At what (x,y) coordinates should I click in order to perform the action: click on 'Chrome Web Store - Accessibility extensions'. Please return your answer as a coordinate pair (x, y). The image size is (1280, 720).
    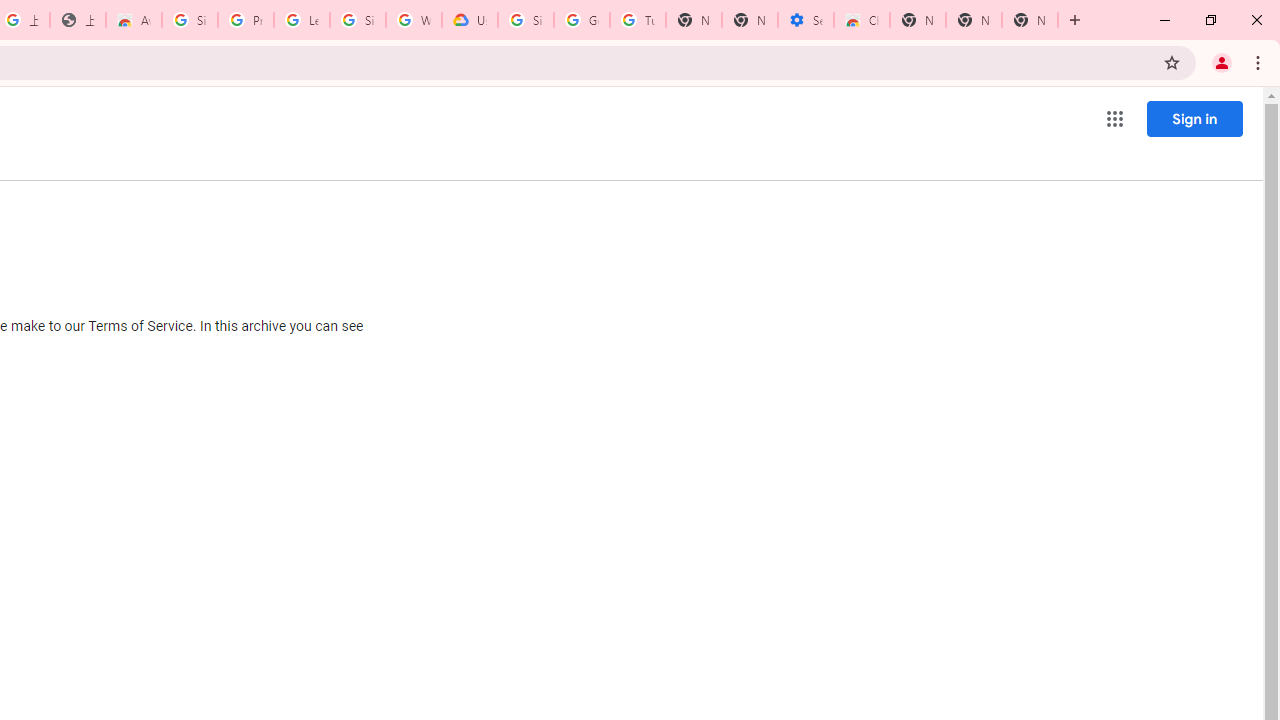
    Looking at the image, I should click on (862, 20).